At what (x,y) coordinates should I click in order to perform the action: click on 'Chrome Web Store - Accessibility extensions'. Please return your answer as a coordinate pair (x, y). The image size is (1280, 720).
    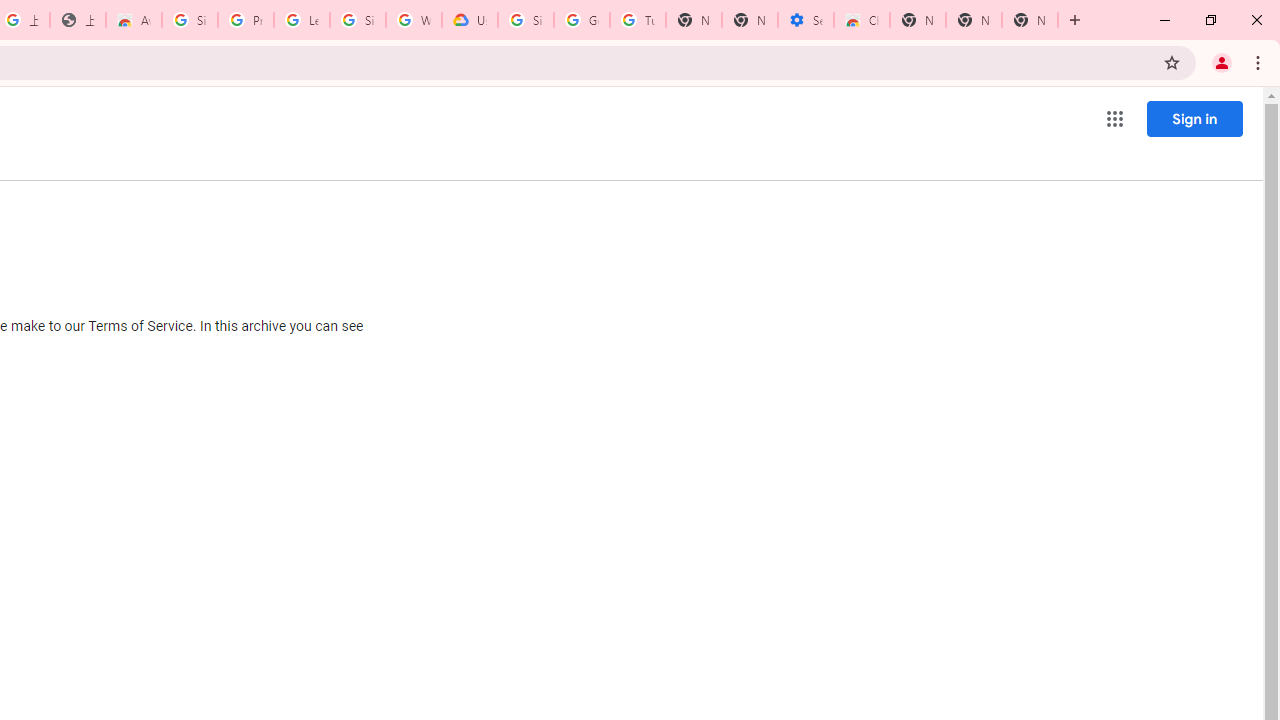
    Looking at the image, I should click on (862, 20).